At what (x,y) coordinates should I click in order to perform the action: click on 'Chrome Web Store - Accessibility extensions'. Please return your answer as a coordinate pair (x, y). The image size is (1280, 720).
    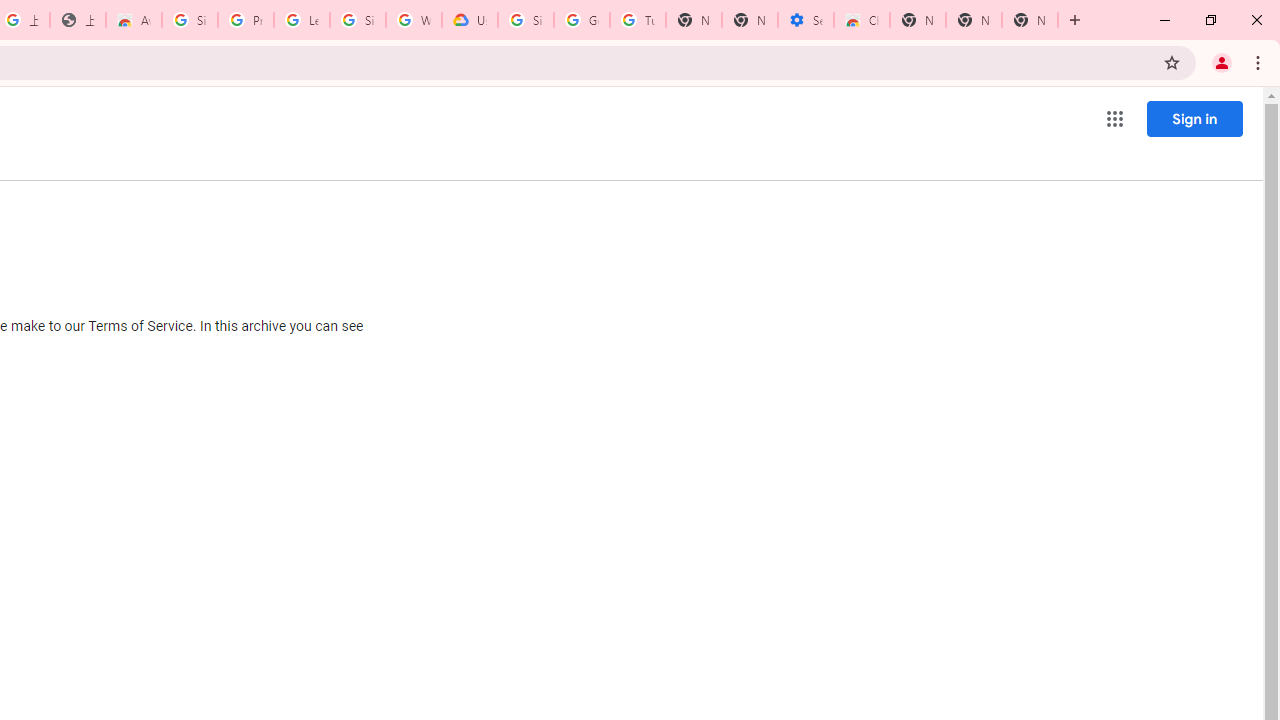
    Looking at the image, I should click on (862, 20).